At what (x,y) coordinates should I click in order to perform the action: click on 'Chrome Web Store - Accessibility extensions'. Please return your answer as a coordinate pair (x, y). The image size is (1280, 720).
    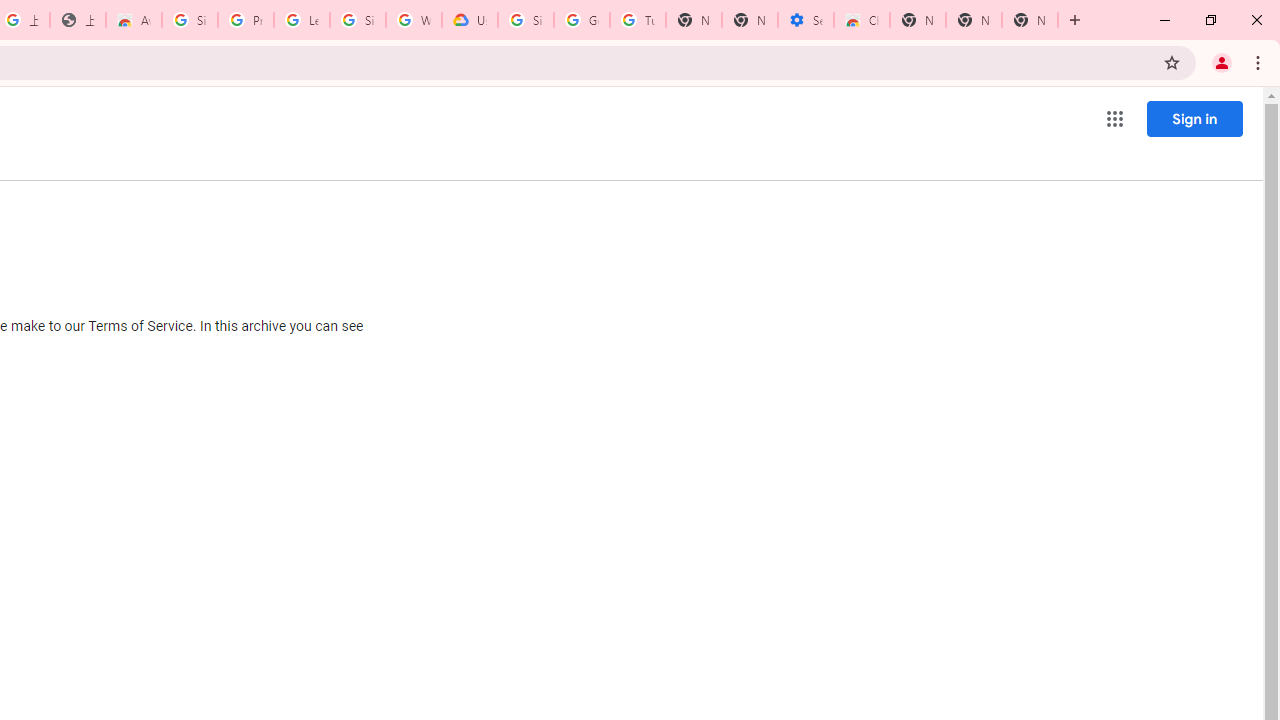
    Looking at the image, I should click on (862, 20).